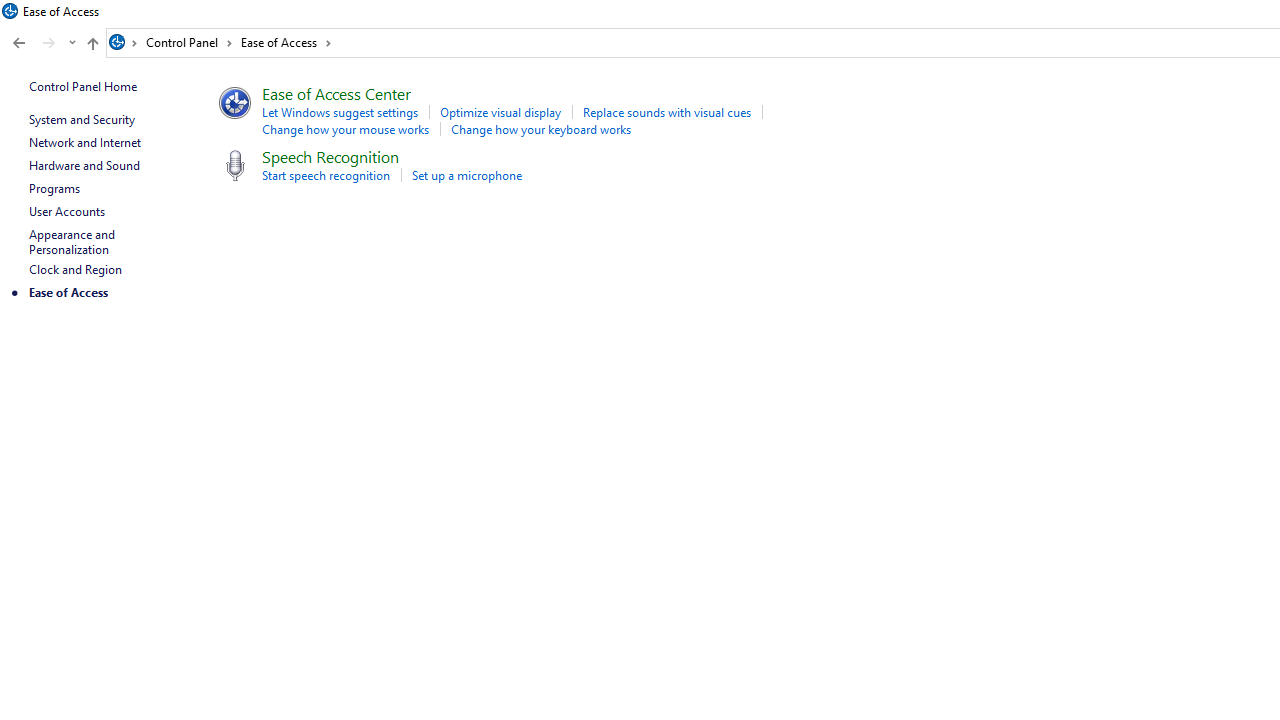  I want to click on 'Navigation buttons', so click(42, 43).